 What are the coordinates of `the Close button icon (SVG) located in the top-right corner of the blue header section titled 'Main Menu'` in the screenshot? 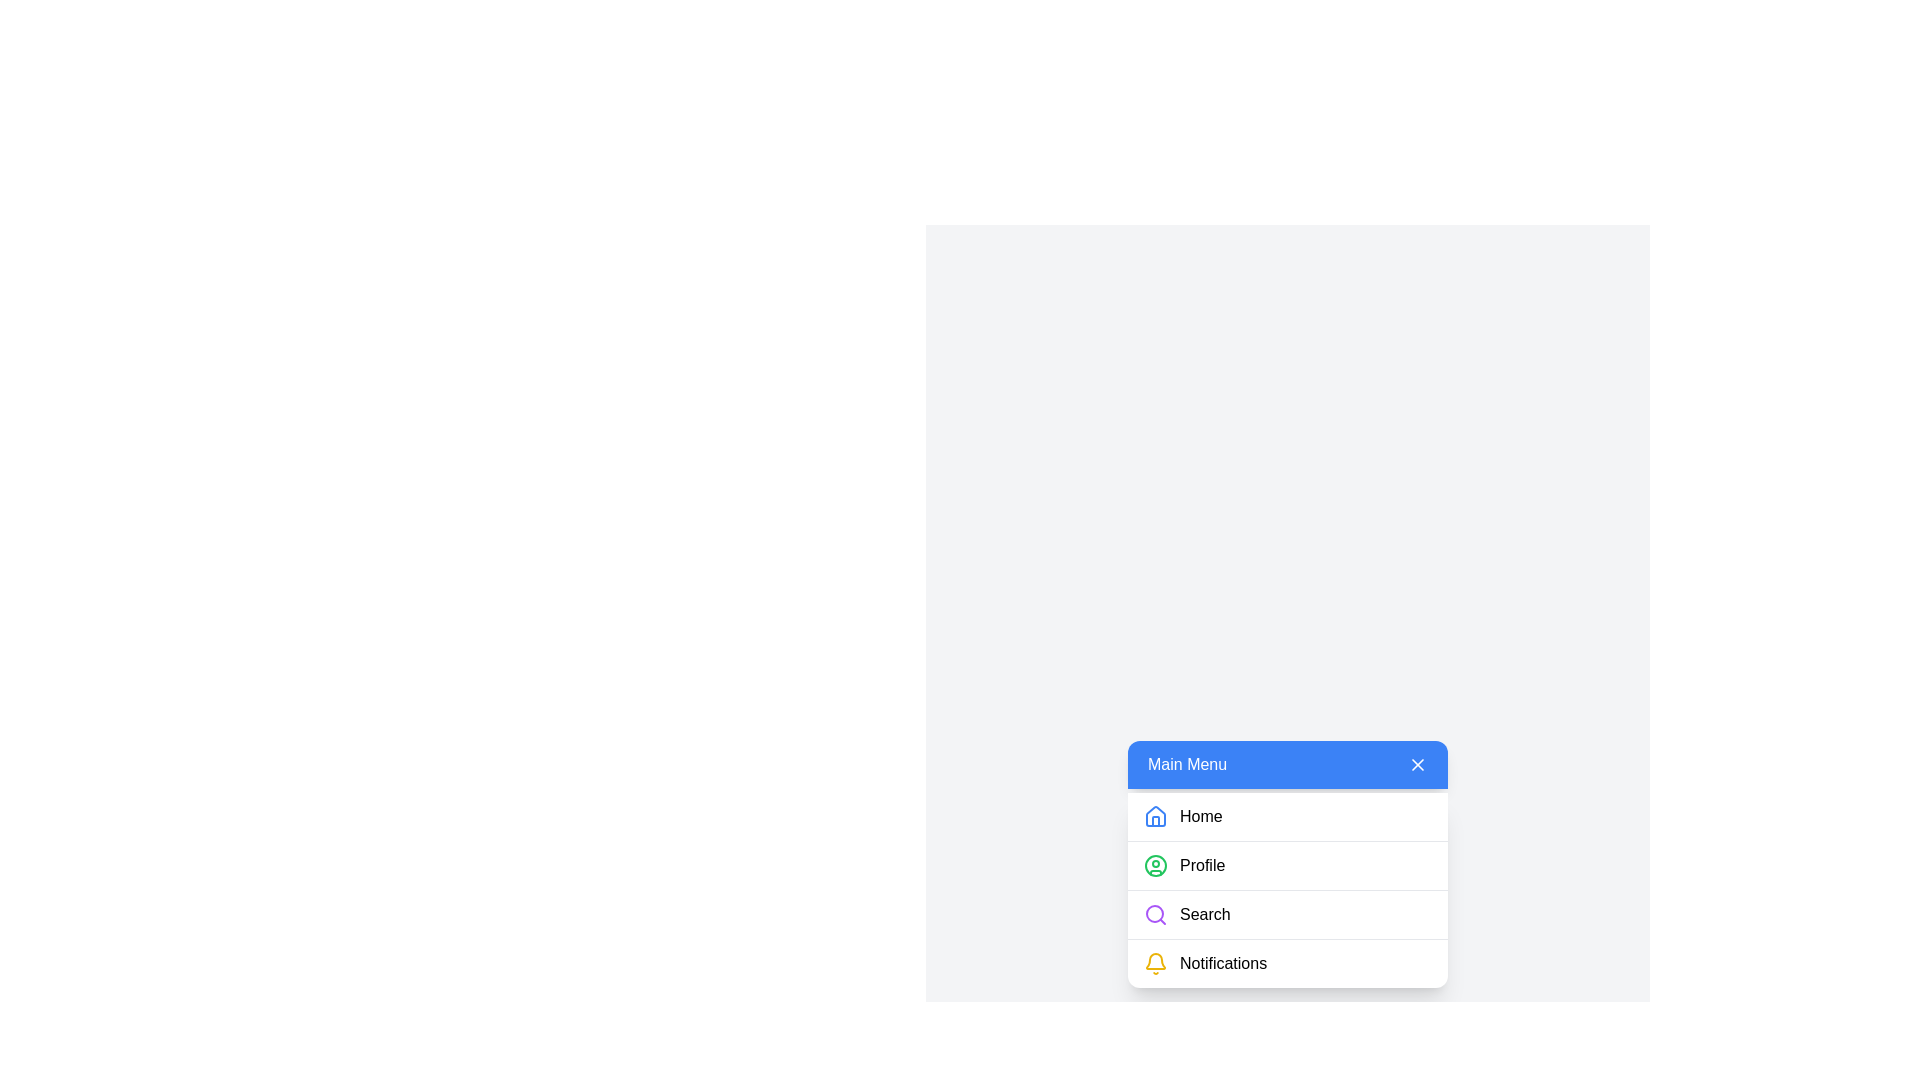 It's located at (1416, 764).